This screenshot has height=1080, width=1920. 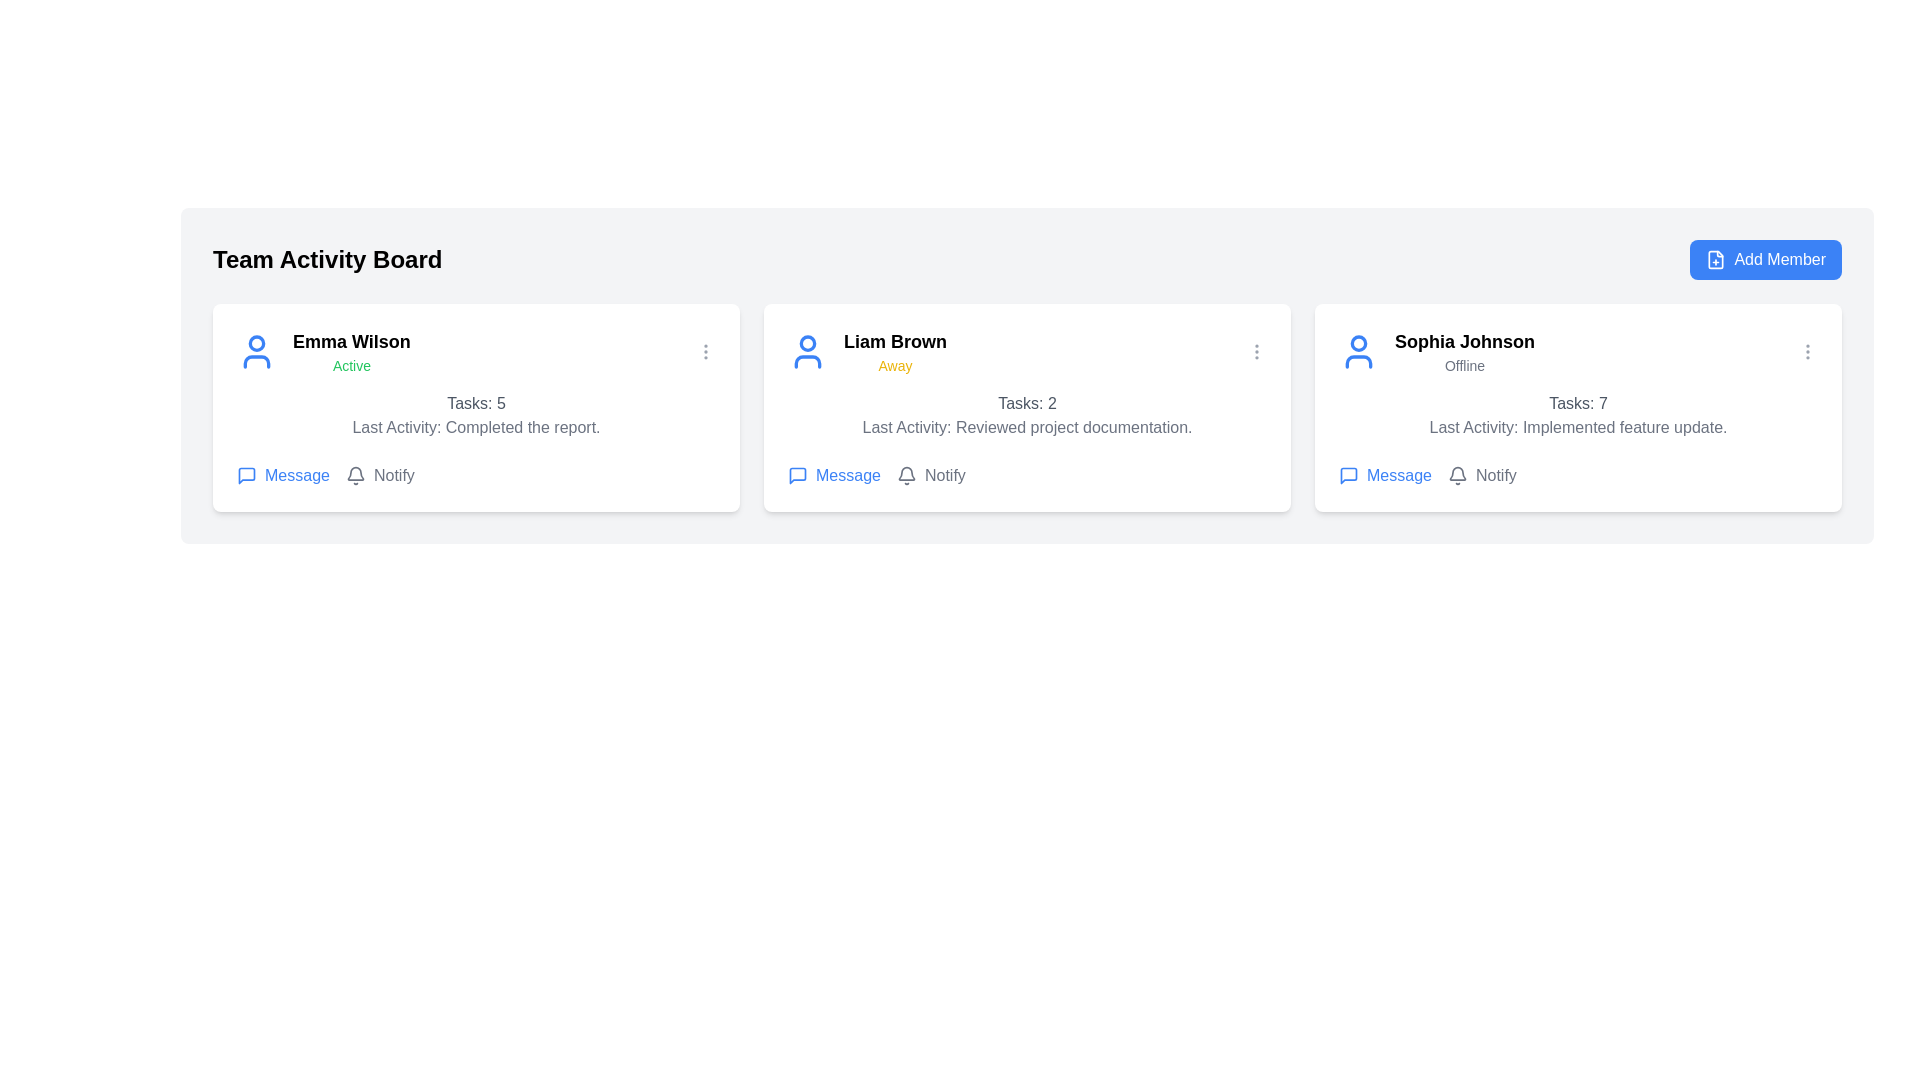 I want to click on the notification indicator icon located at the bottom center of the SVG illustration for the card of Liam Brown, so click(x=355, y=473).